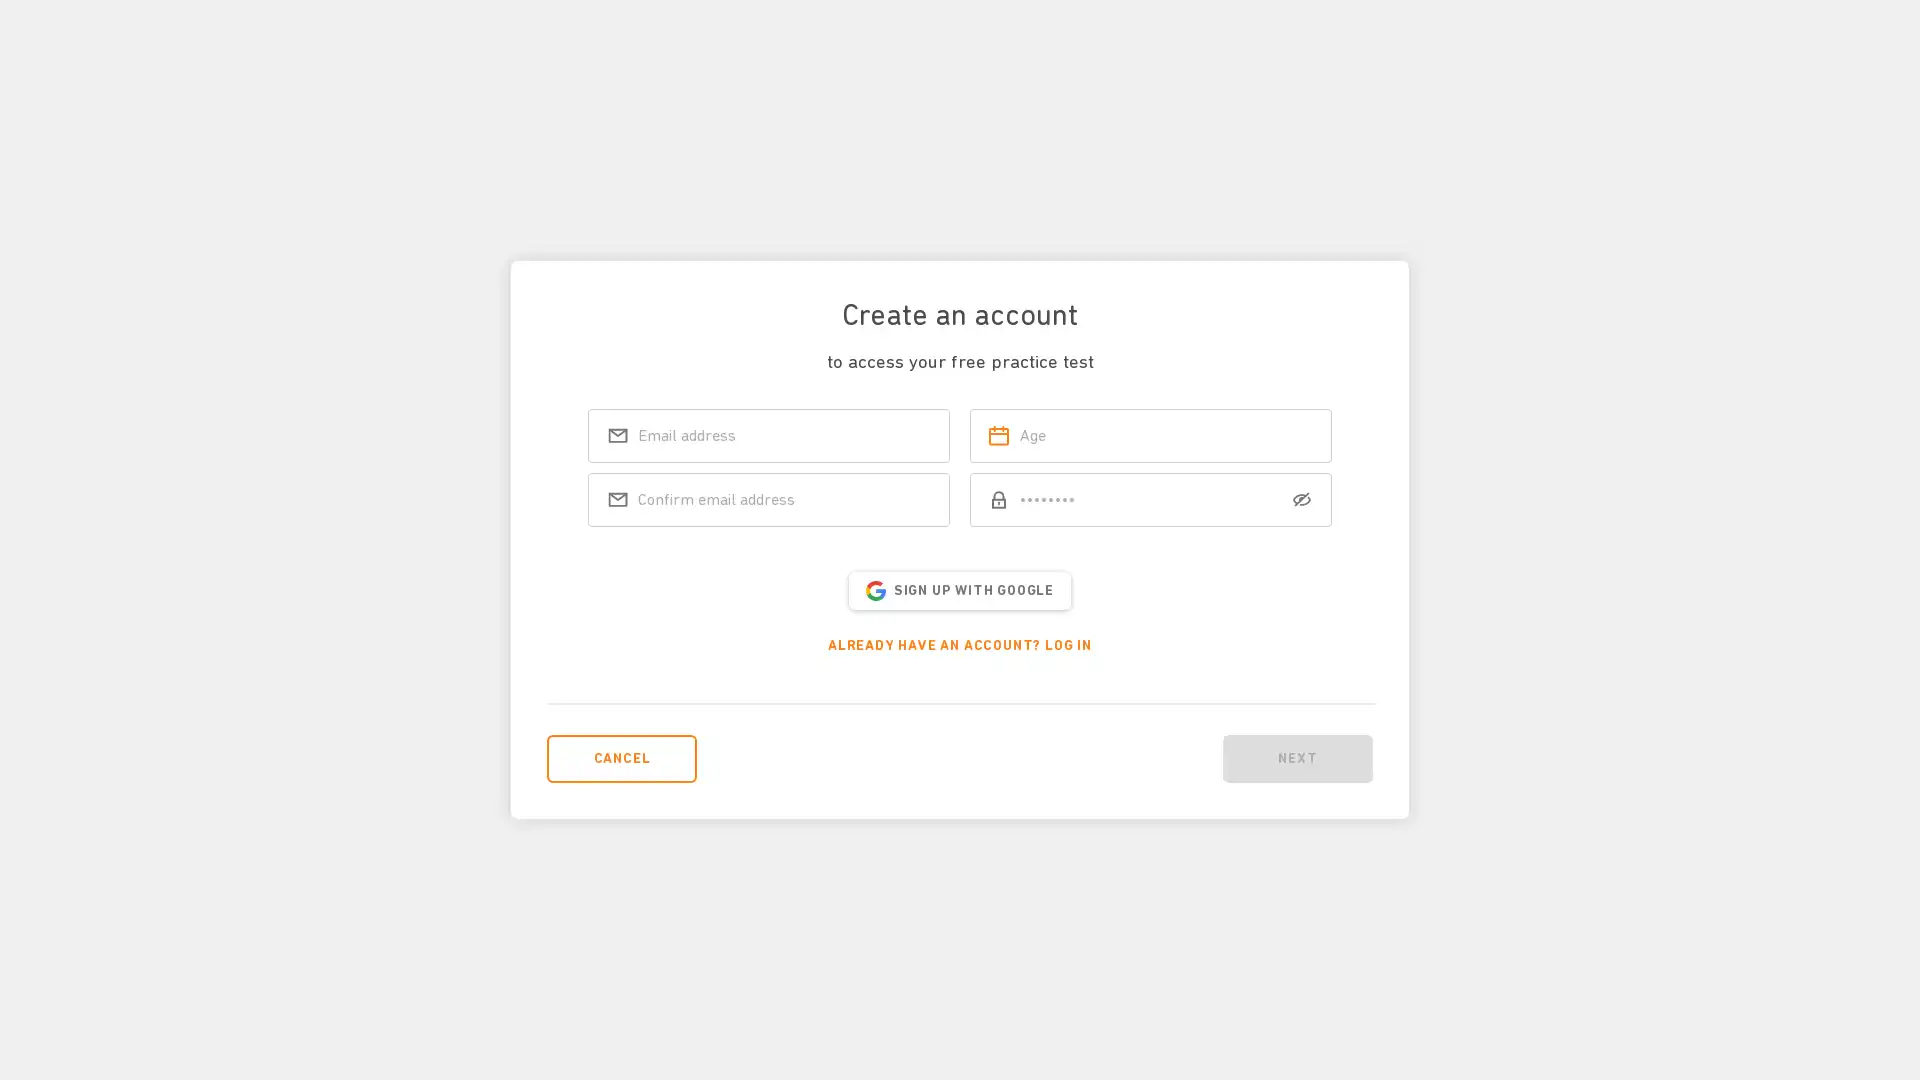  Describe the element at coordinates (621, 758) in the screenshot. I see `CANCEL` at that location.